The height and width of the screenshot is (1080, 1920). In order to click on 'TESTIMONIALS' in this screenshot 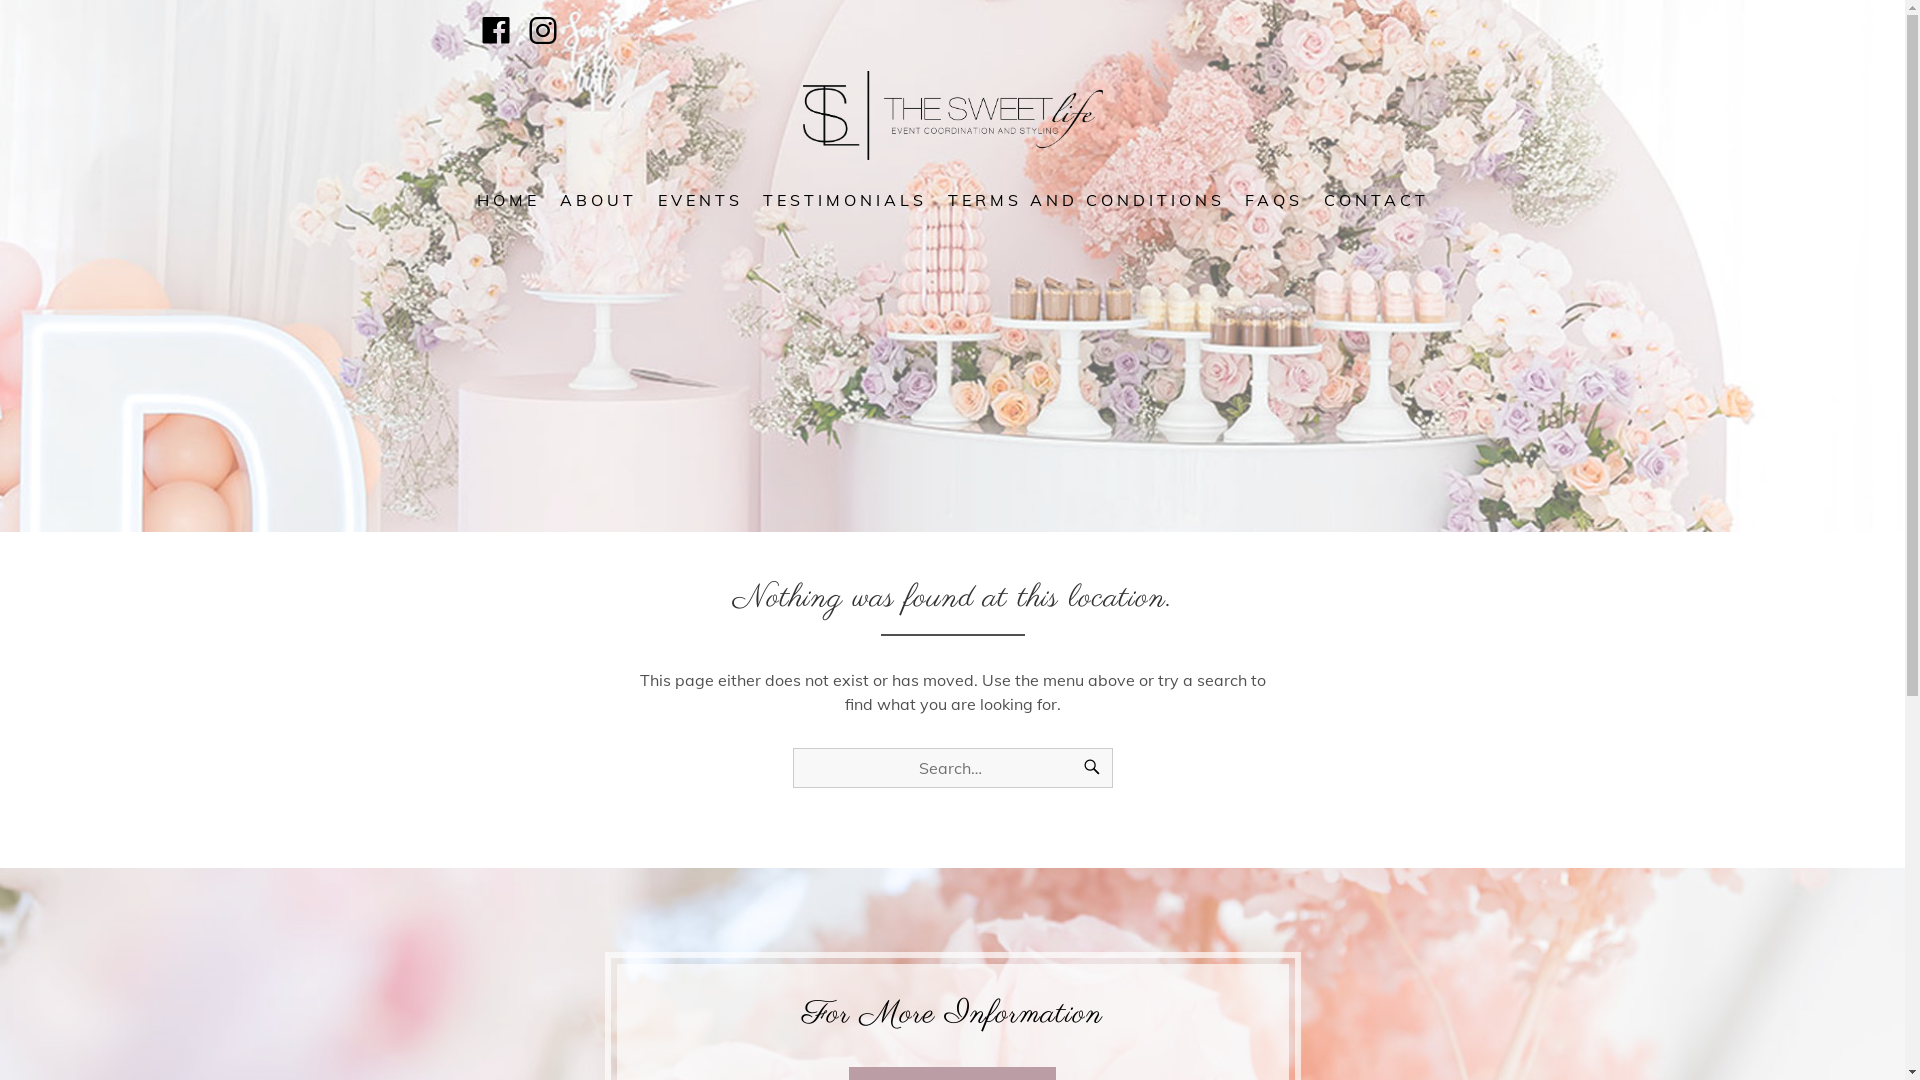, I will do `click(844, 200)`.